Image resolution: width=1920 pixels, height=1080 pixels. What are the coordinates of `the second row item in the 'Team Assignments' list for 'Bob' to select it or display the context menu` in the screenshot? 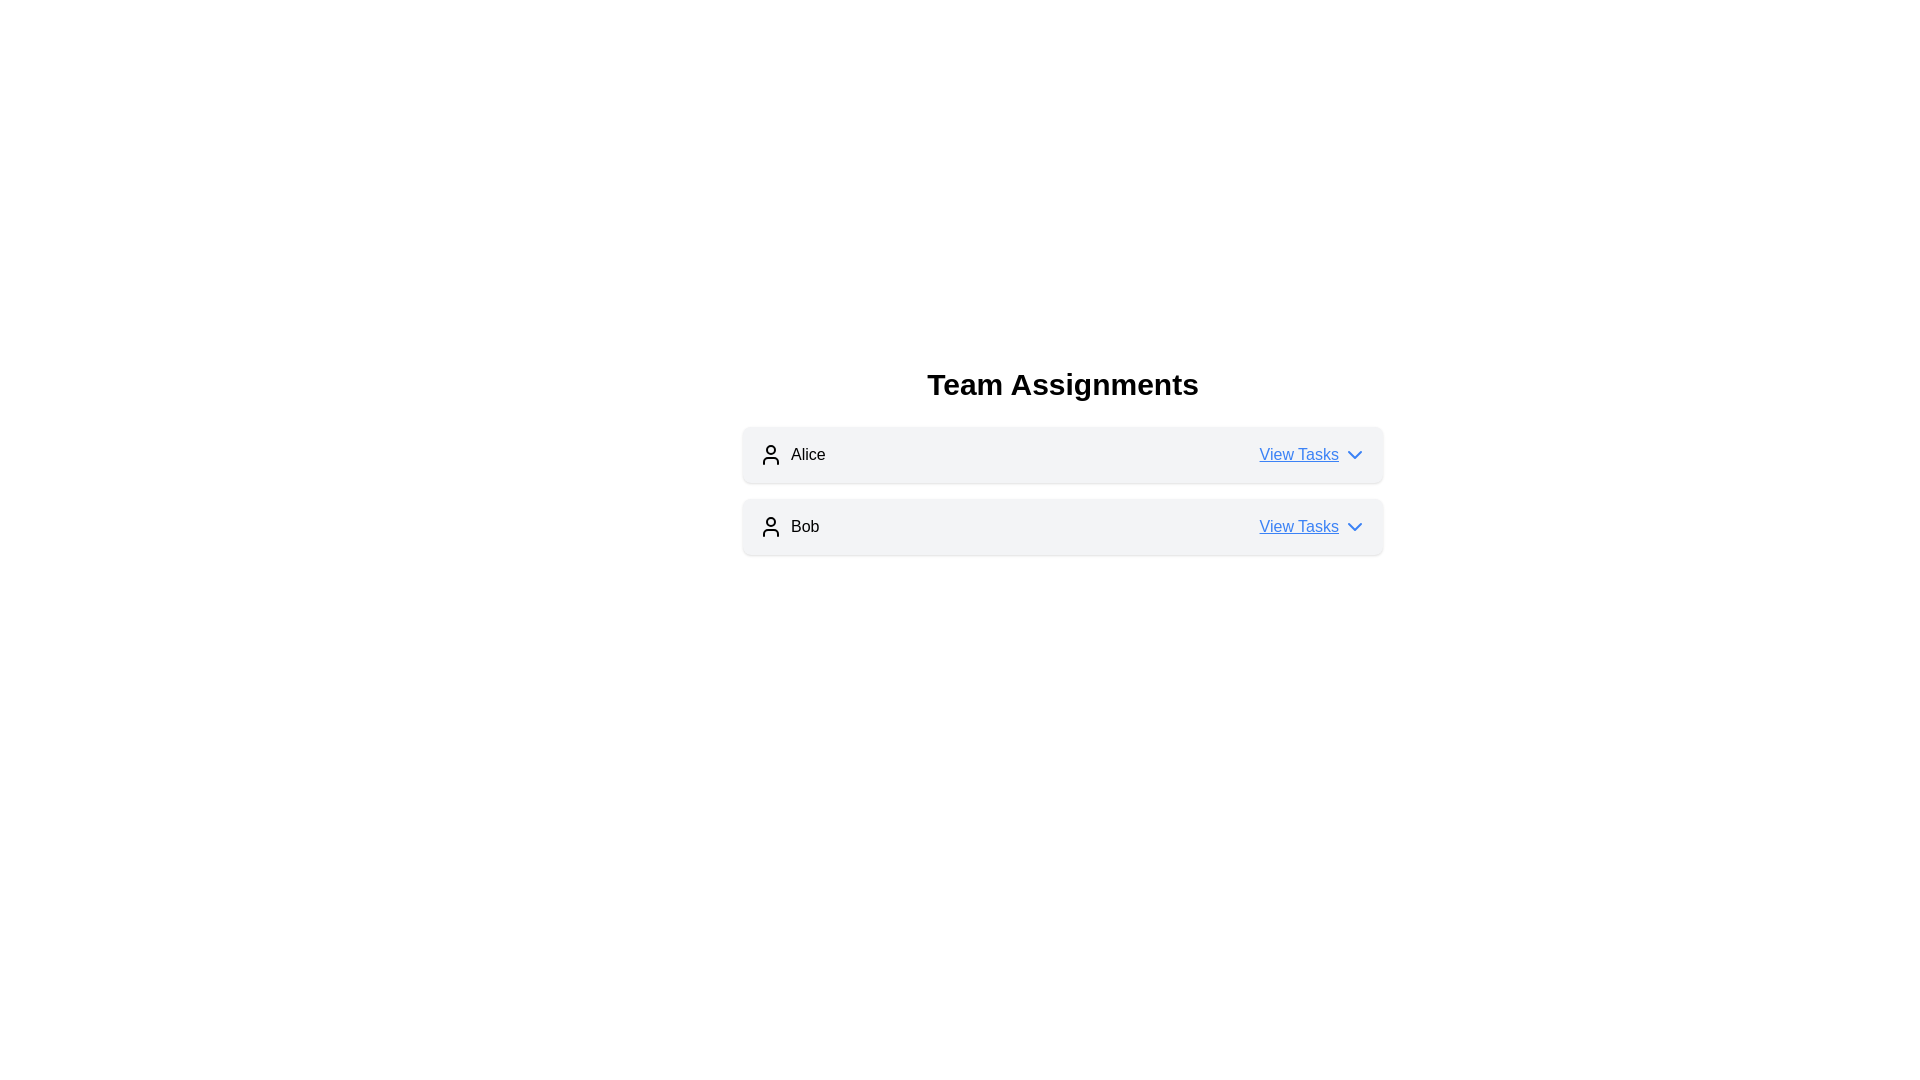 It's located at (1061, 526).